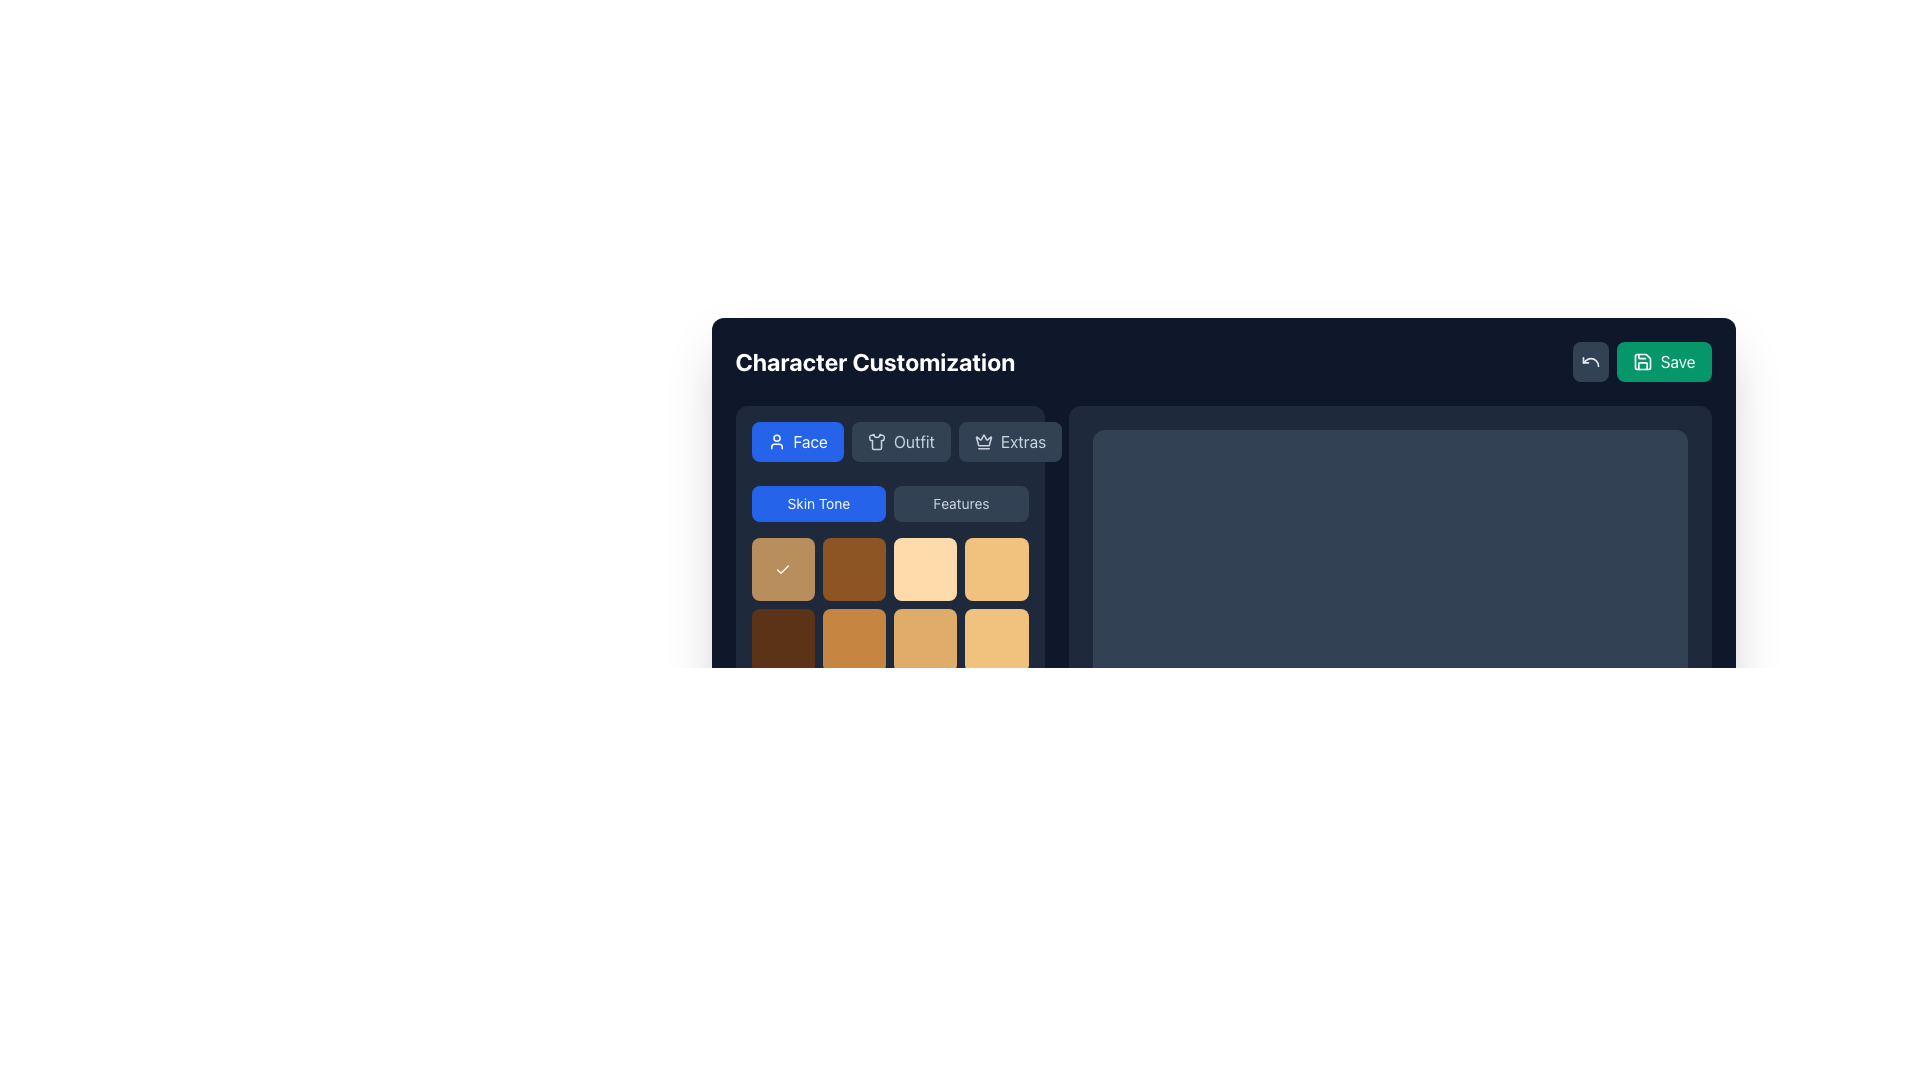 The width and height of the screenshot is (1920, 1080). What do you see at coordinates (901, 713) in the screenshot?
I see `the color input element with a value of '#B88E5C'` at bounding box center [901, 713].